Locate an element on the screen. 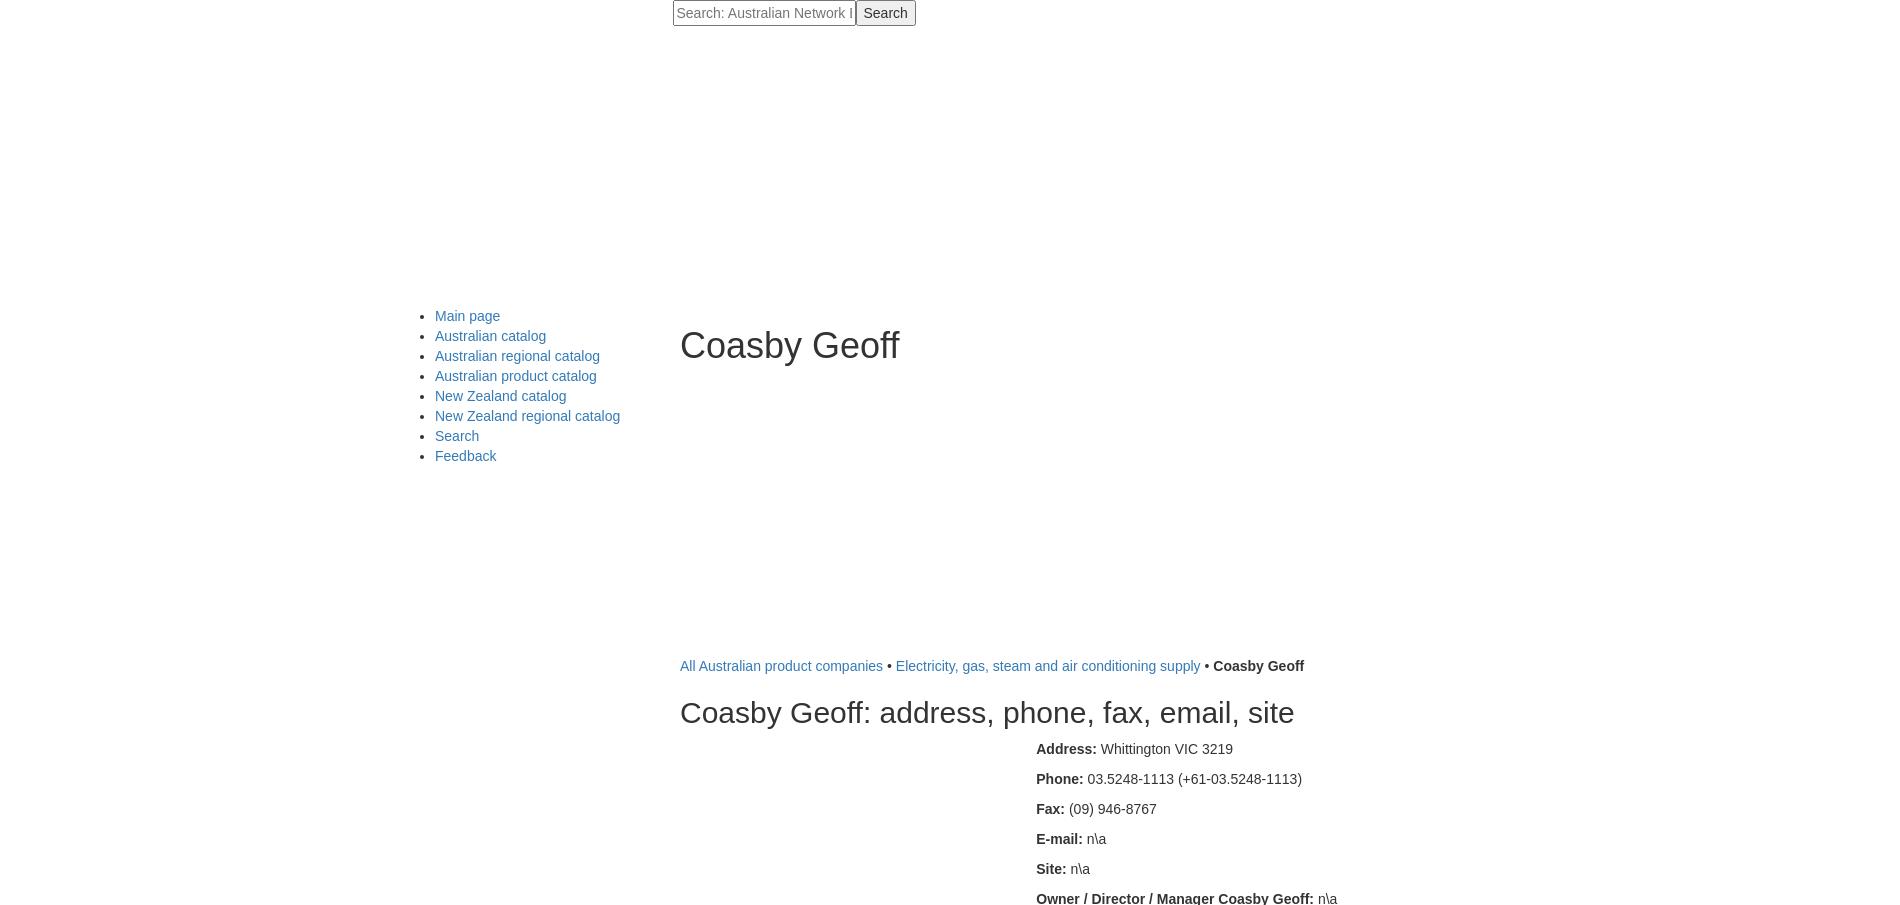 Image resolution: width=1900 pixels, height=905 pixels. 'Site:' is located at coordinates (1051, 867).